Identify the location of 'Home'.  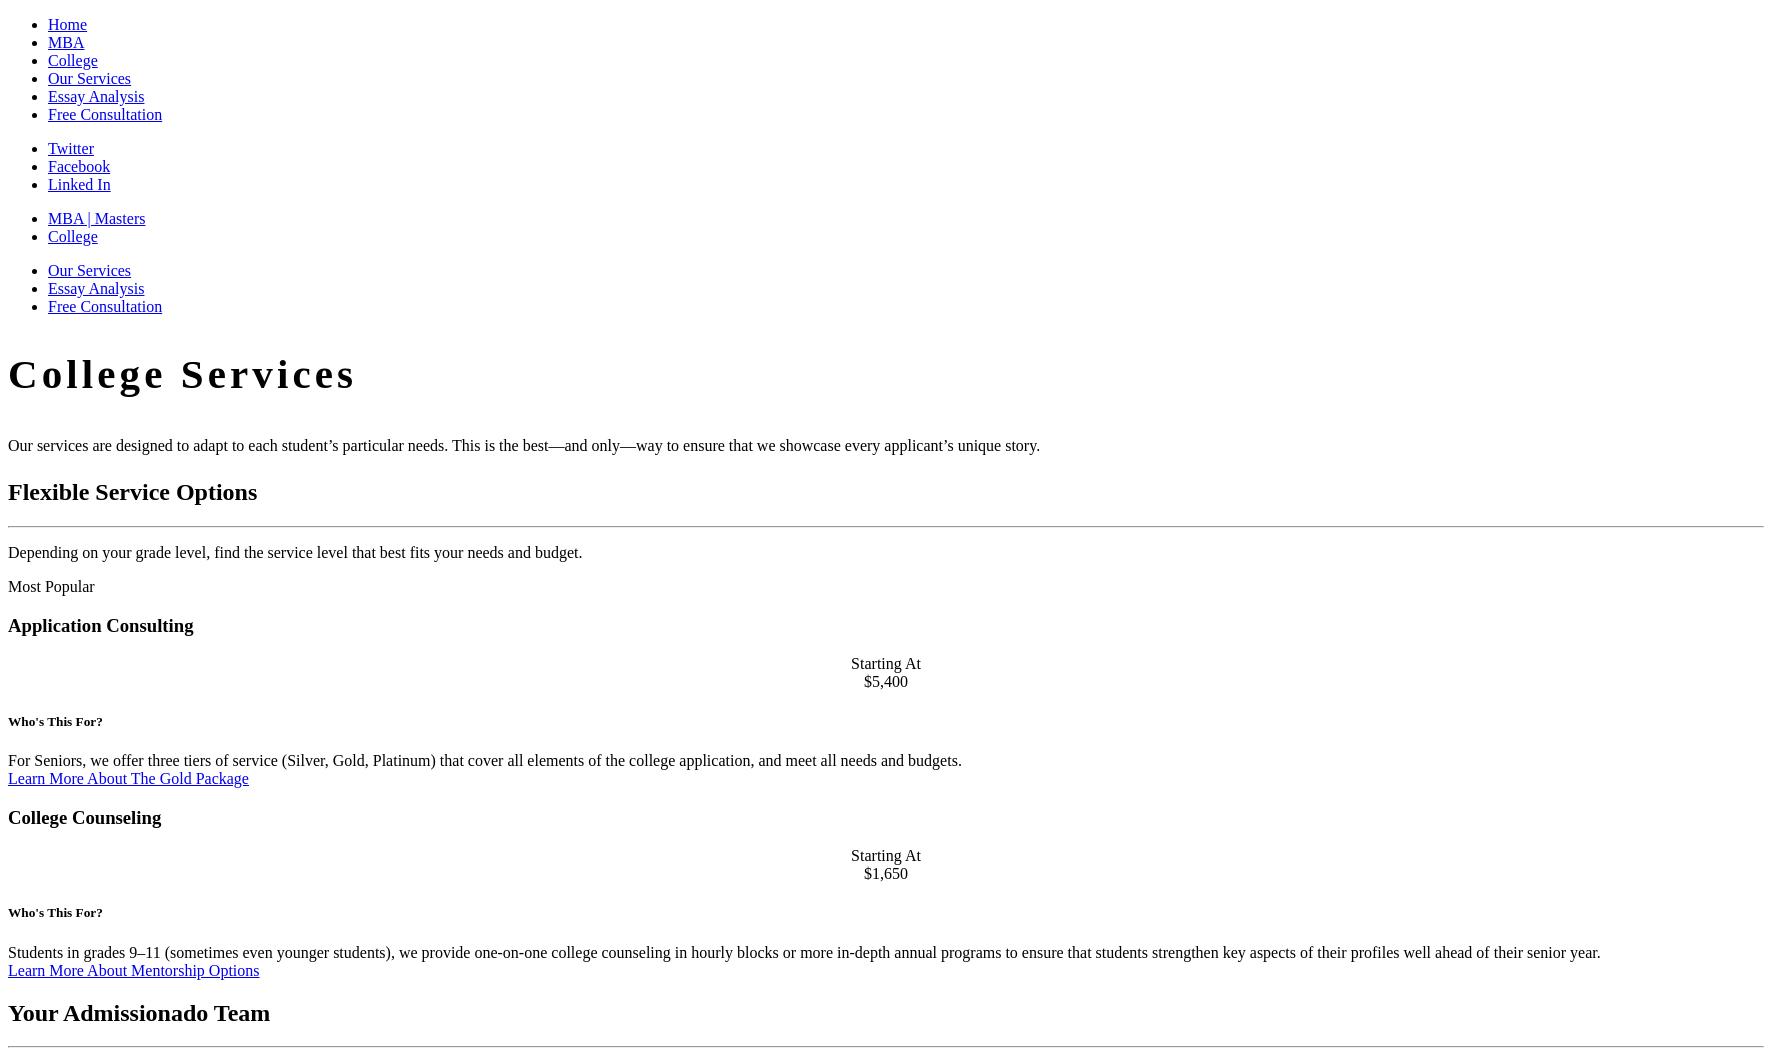
(66, 23).